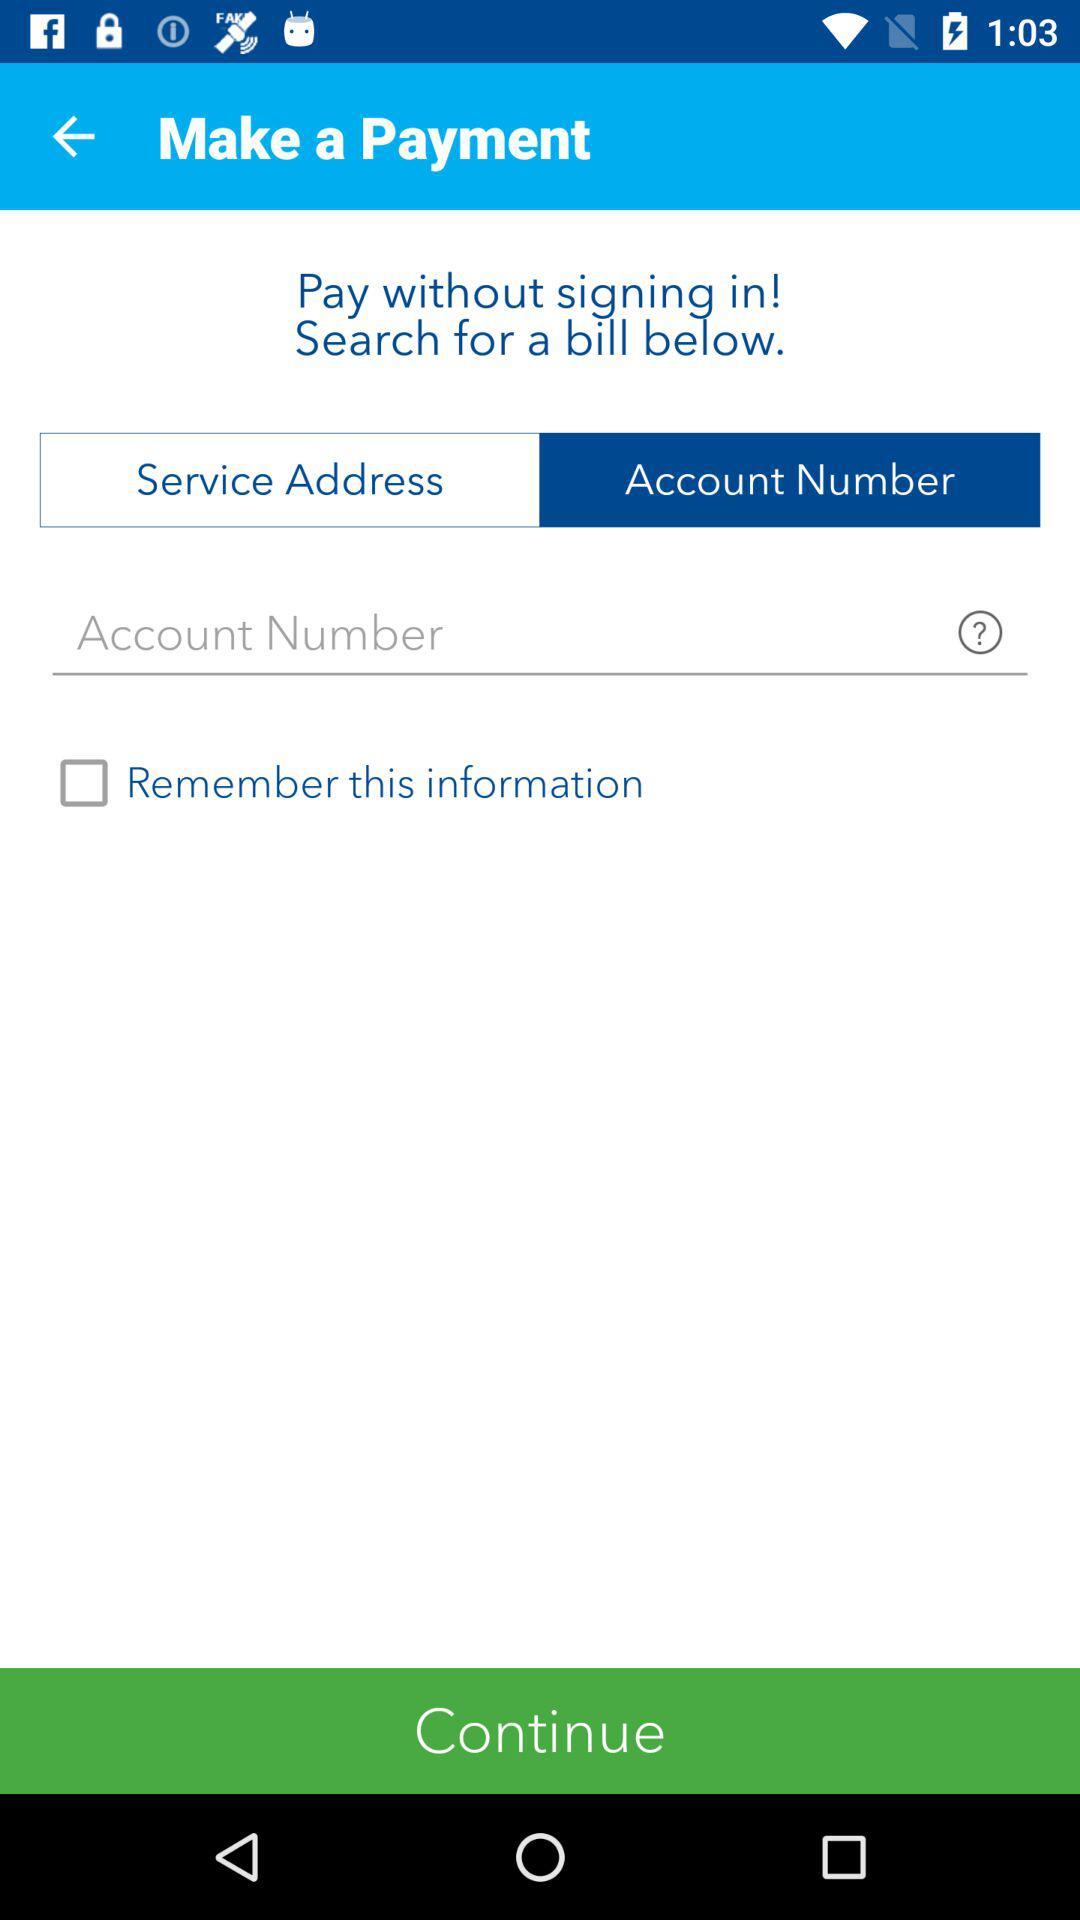  What do you see at coordinates (342, 781) in the screenshot?
I see `the remember this information on the left` at bounding box center [342, 781].